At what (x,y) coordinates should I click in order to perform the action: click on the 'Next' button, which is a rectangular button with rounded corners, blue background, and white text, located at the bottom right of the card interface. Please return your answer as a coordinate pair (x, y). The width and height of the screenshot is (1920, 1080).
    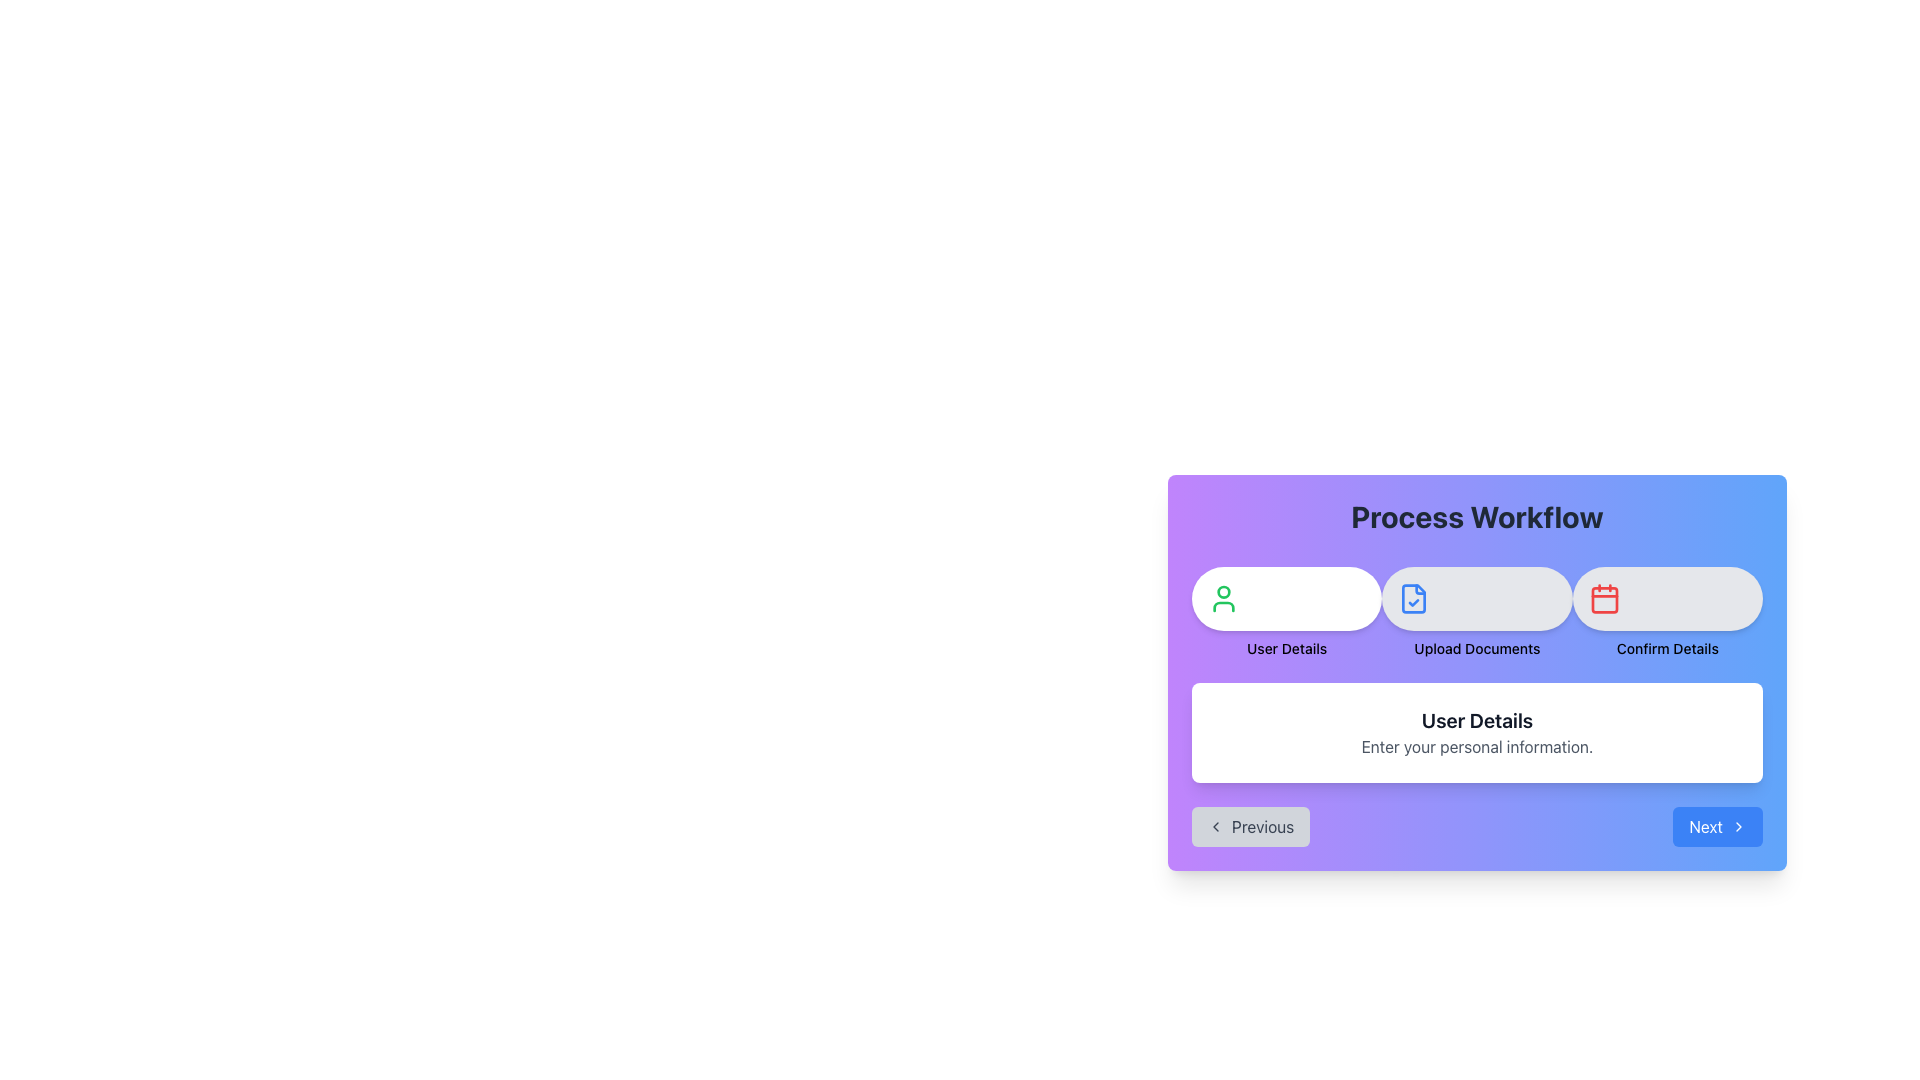
    Looking at the image, I should click on (1717, 826).